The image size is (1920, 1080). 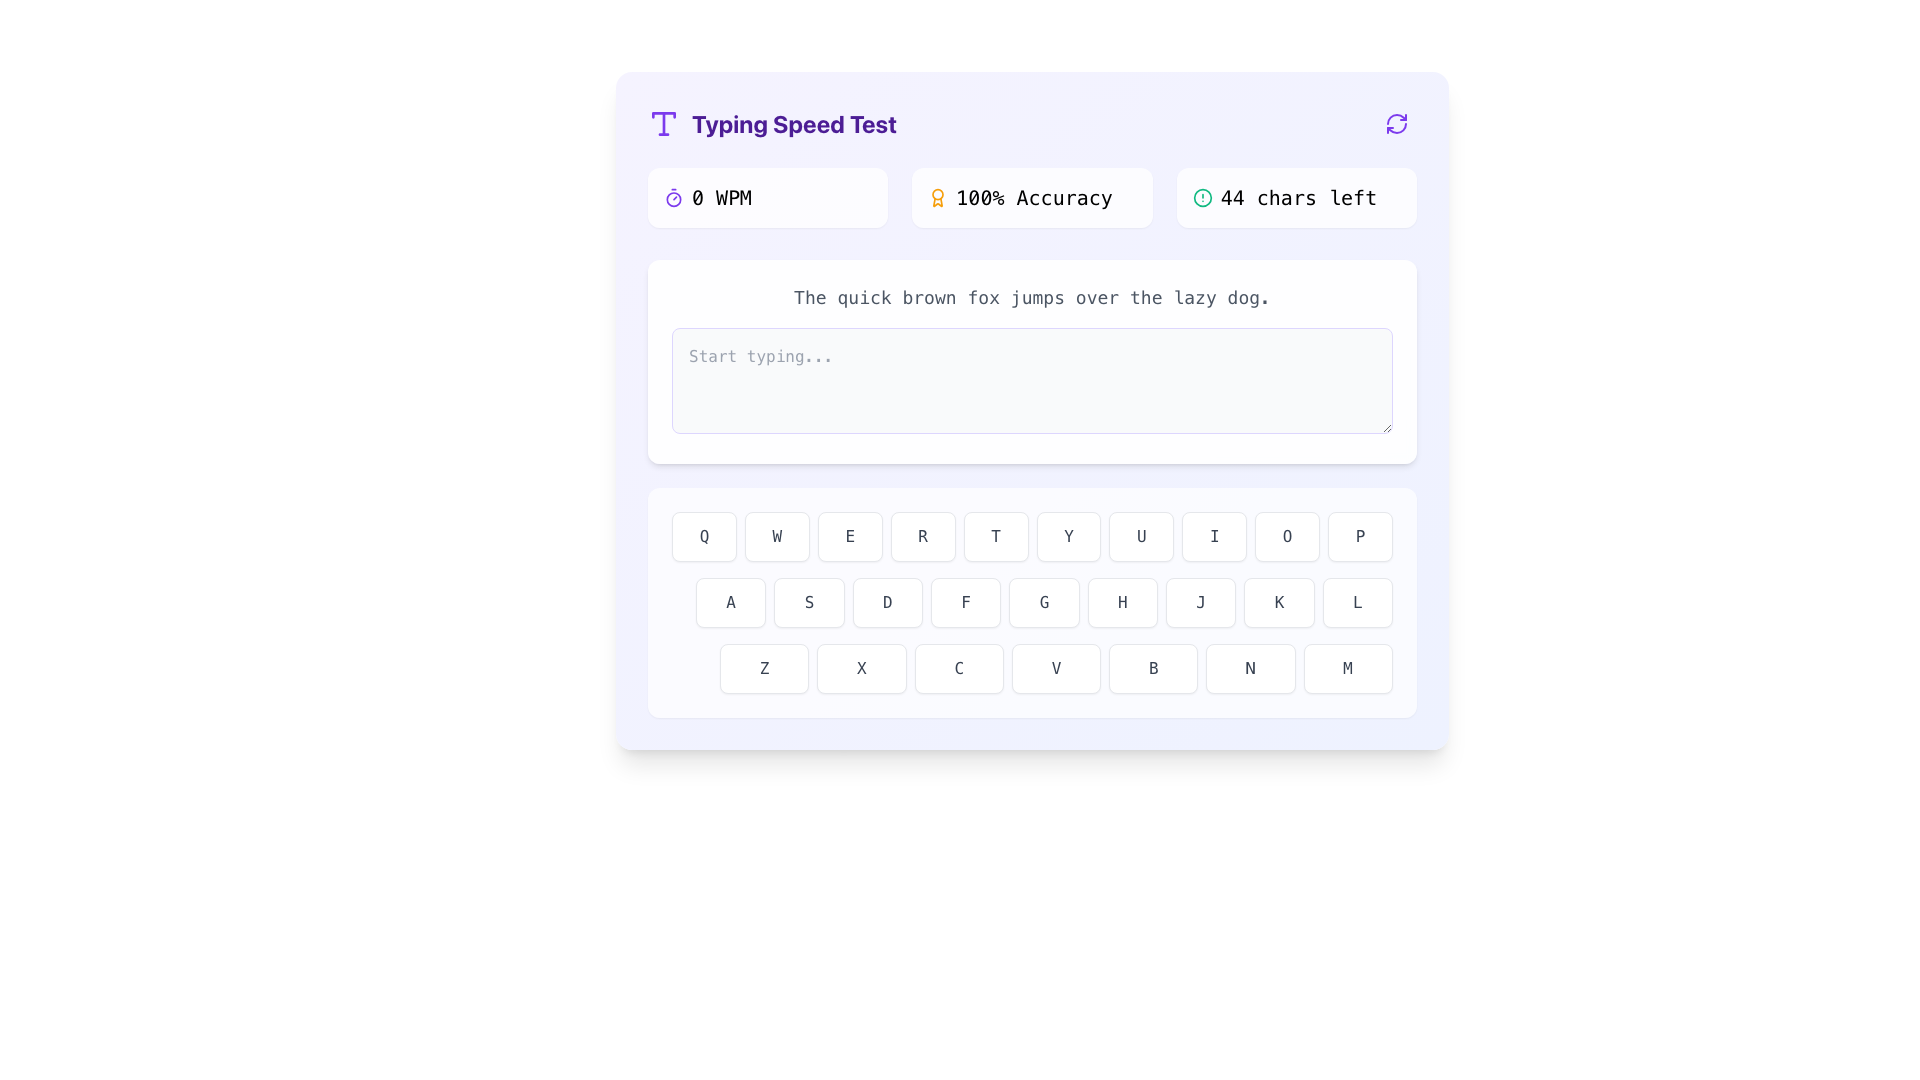 I want to click on the 'K' key on the virtual keyboard, which is the eighth button in the row containing letters 'A' to 'L', so click(x=1278, y=601).